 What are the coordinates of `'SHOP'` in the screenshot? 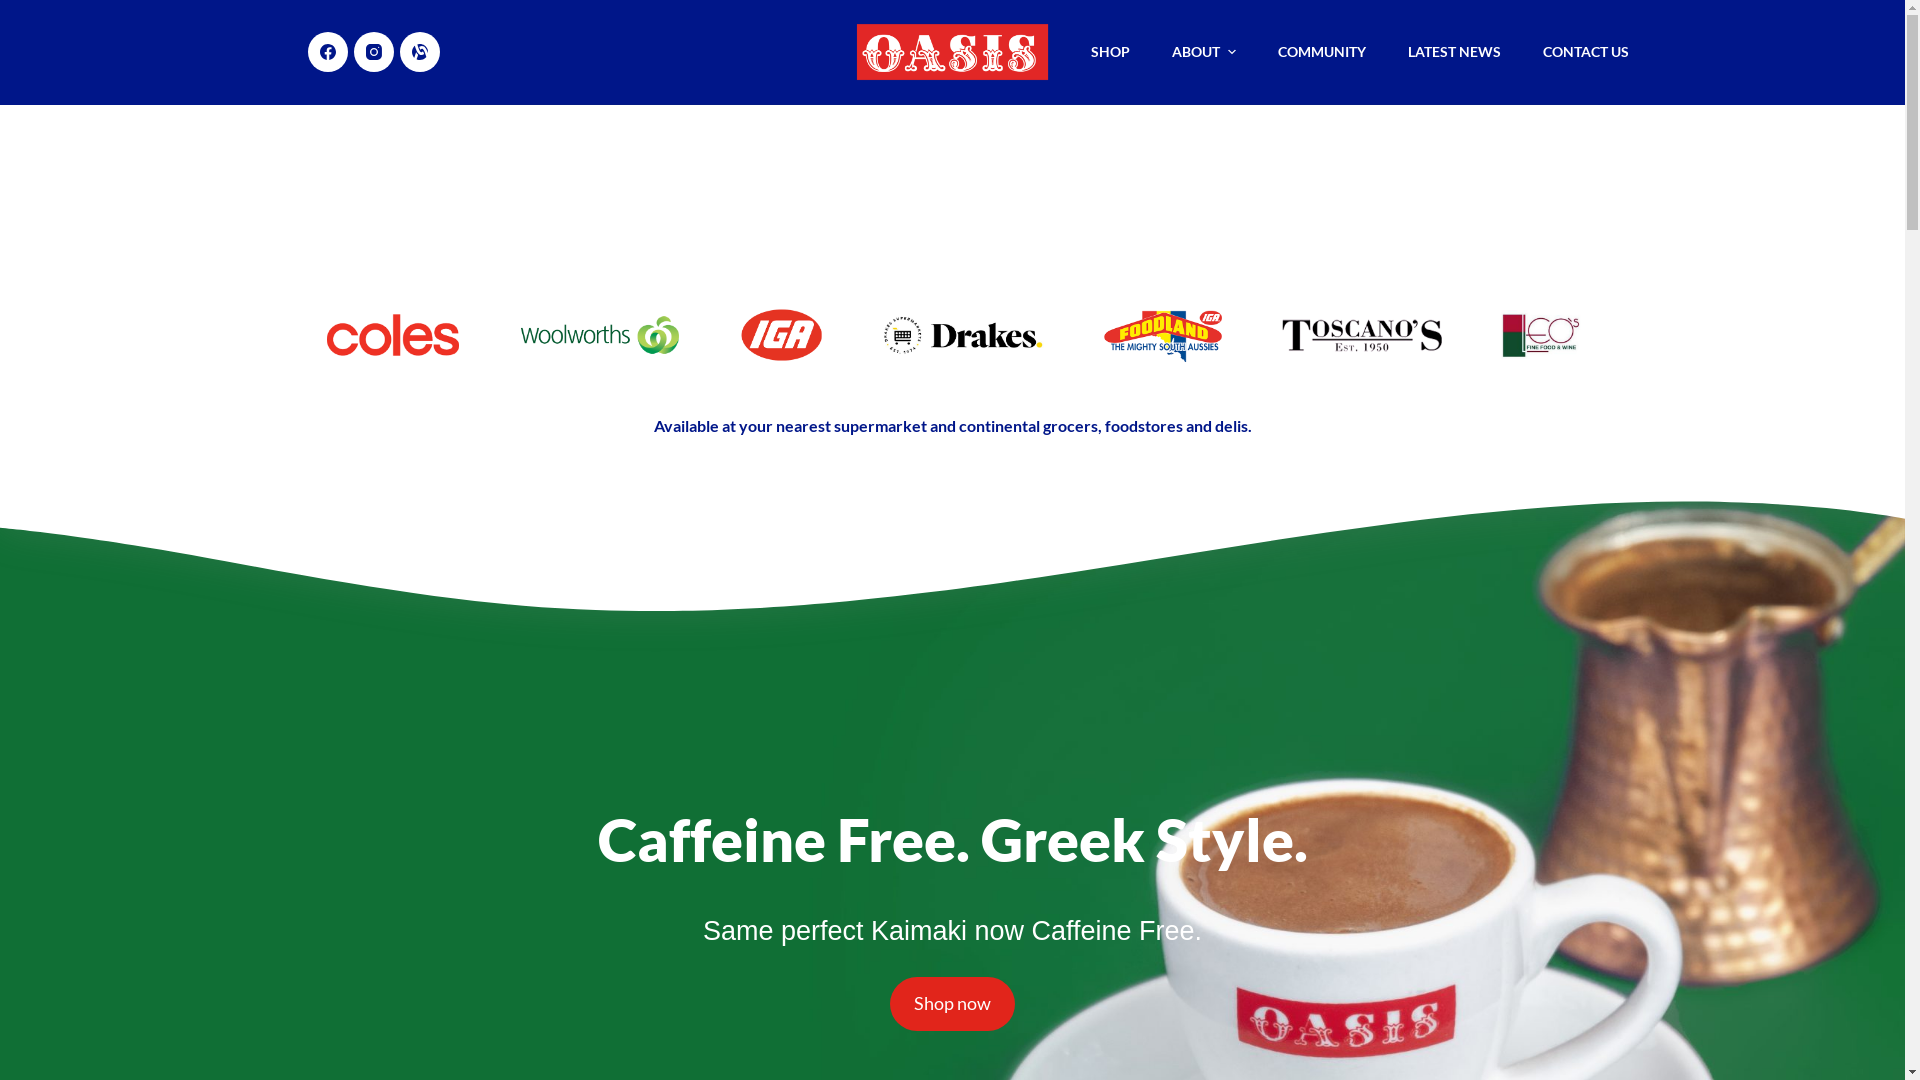 It's located at (1109, 50).